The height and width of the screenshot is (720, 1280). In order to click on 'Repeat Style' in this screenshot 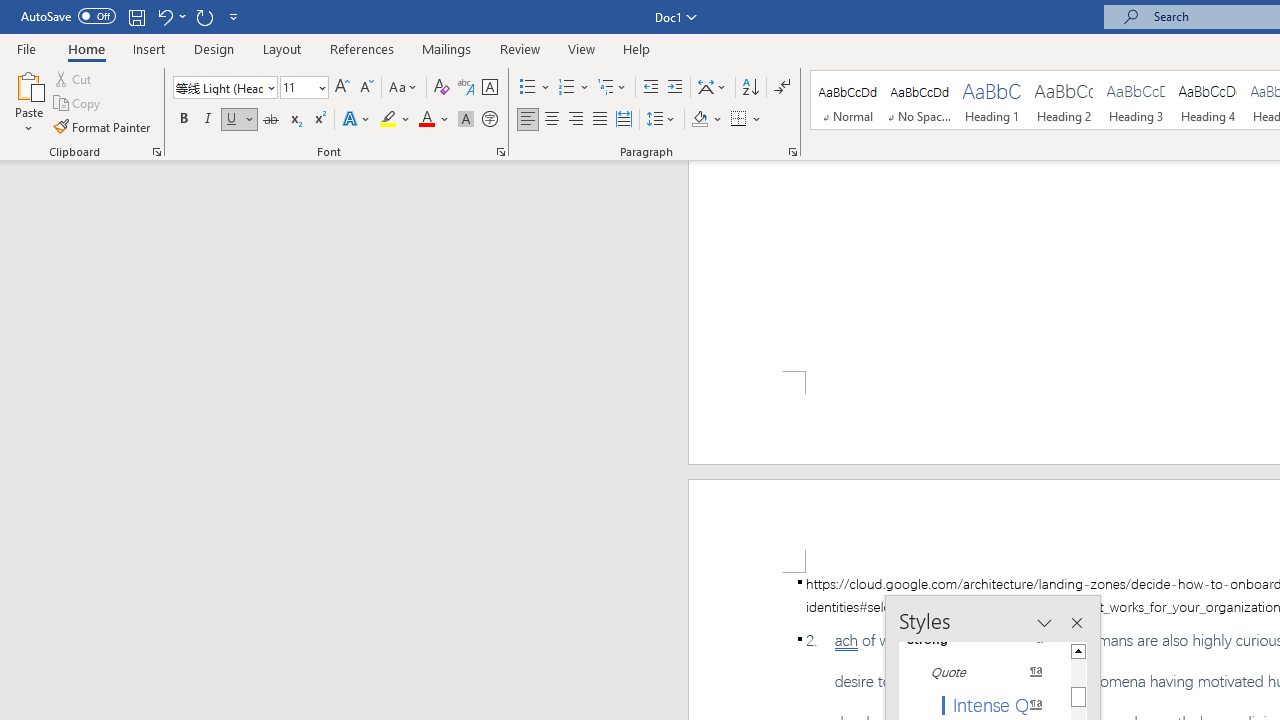, I will do `click(204, 16)`.